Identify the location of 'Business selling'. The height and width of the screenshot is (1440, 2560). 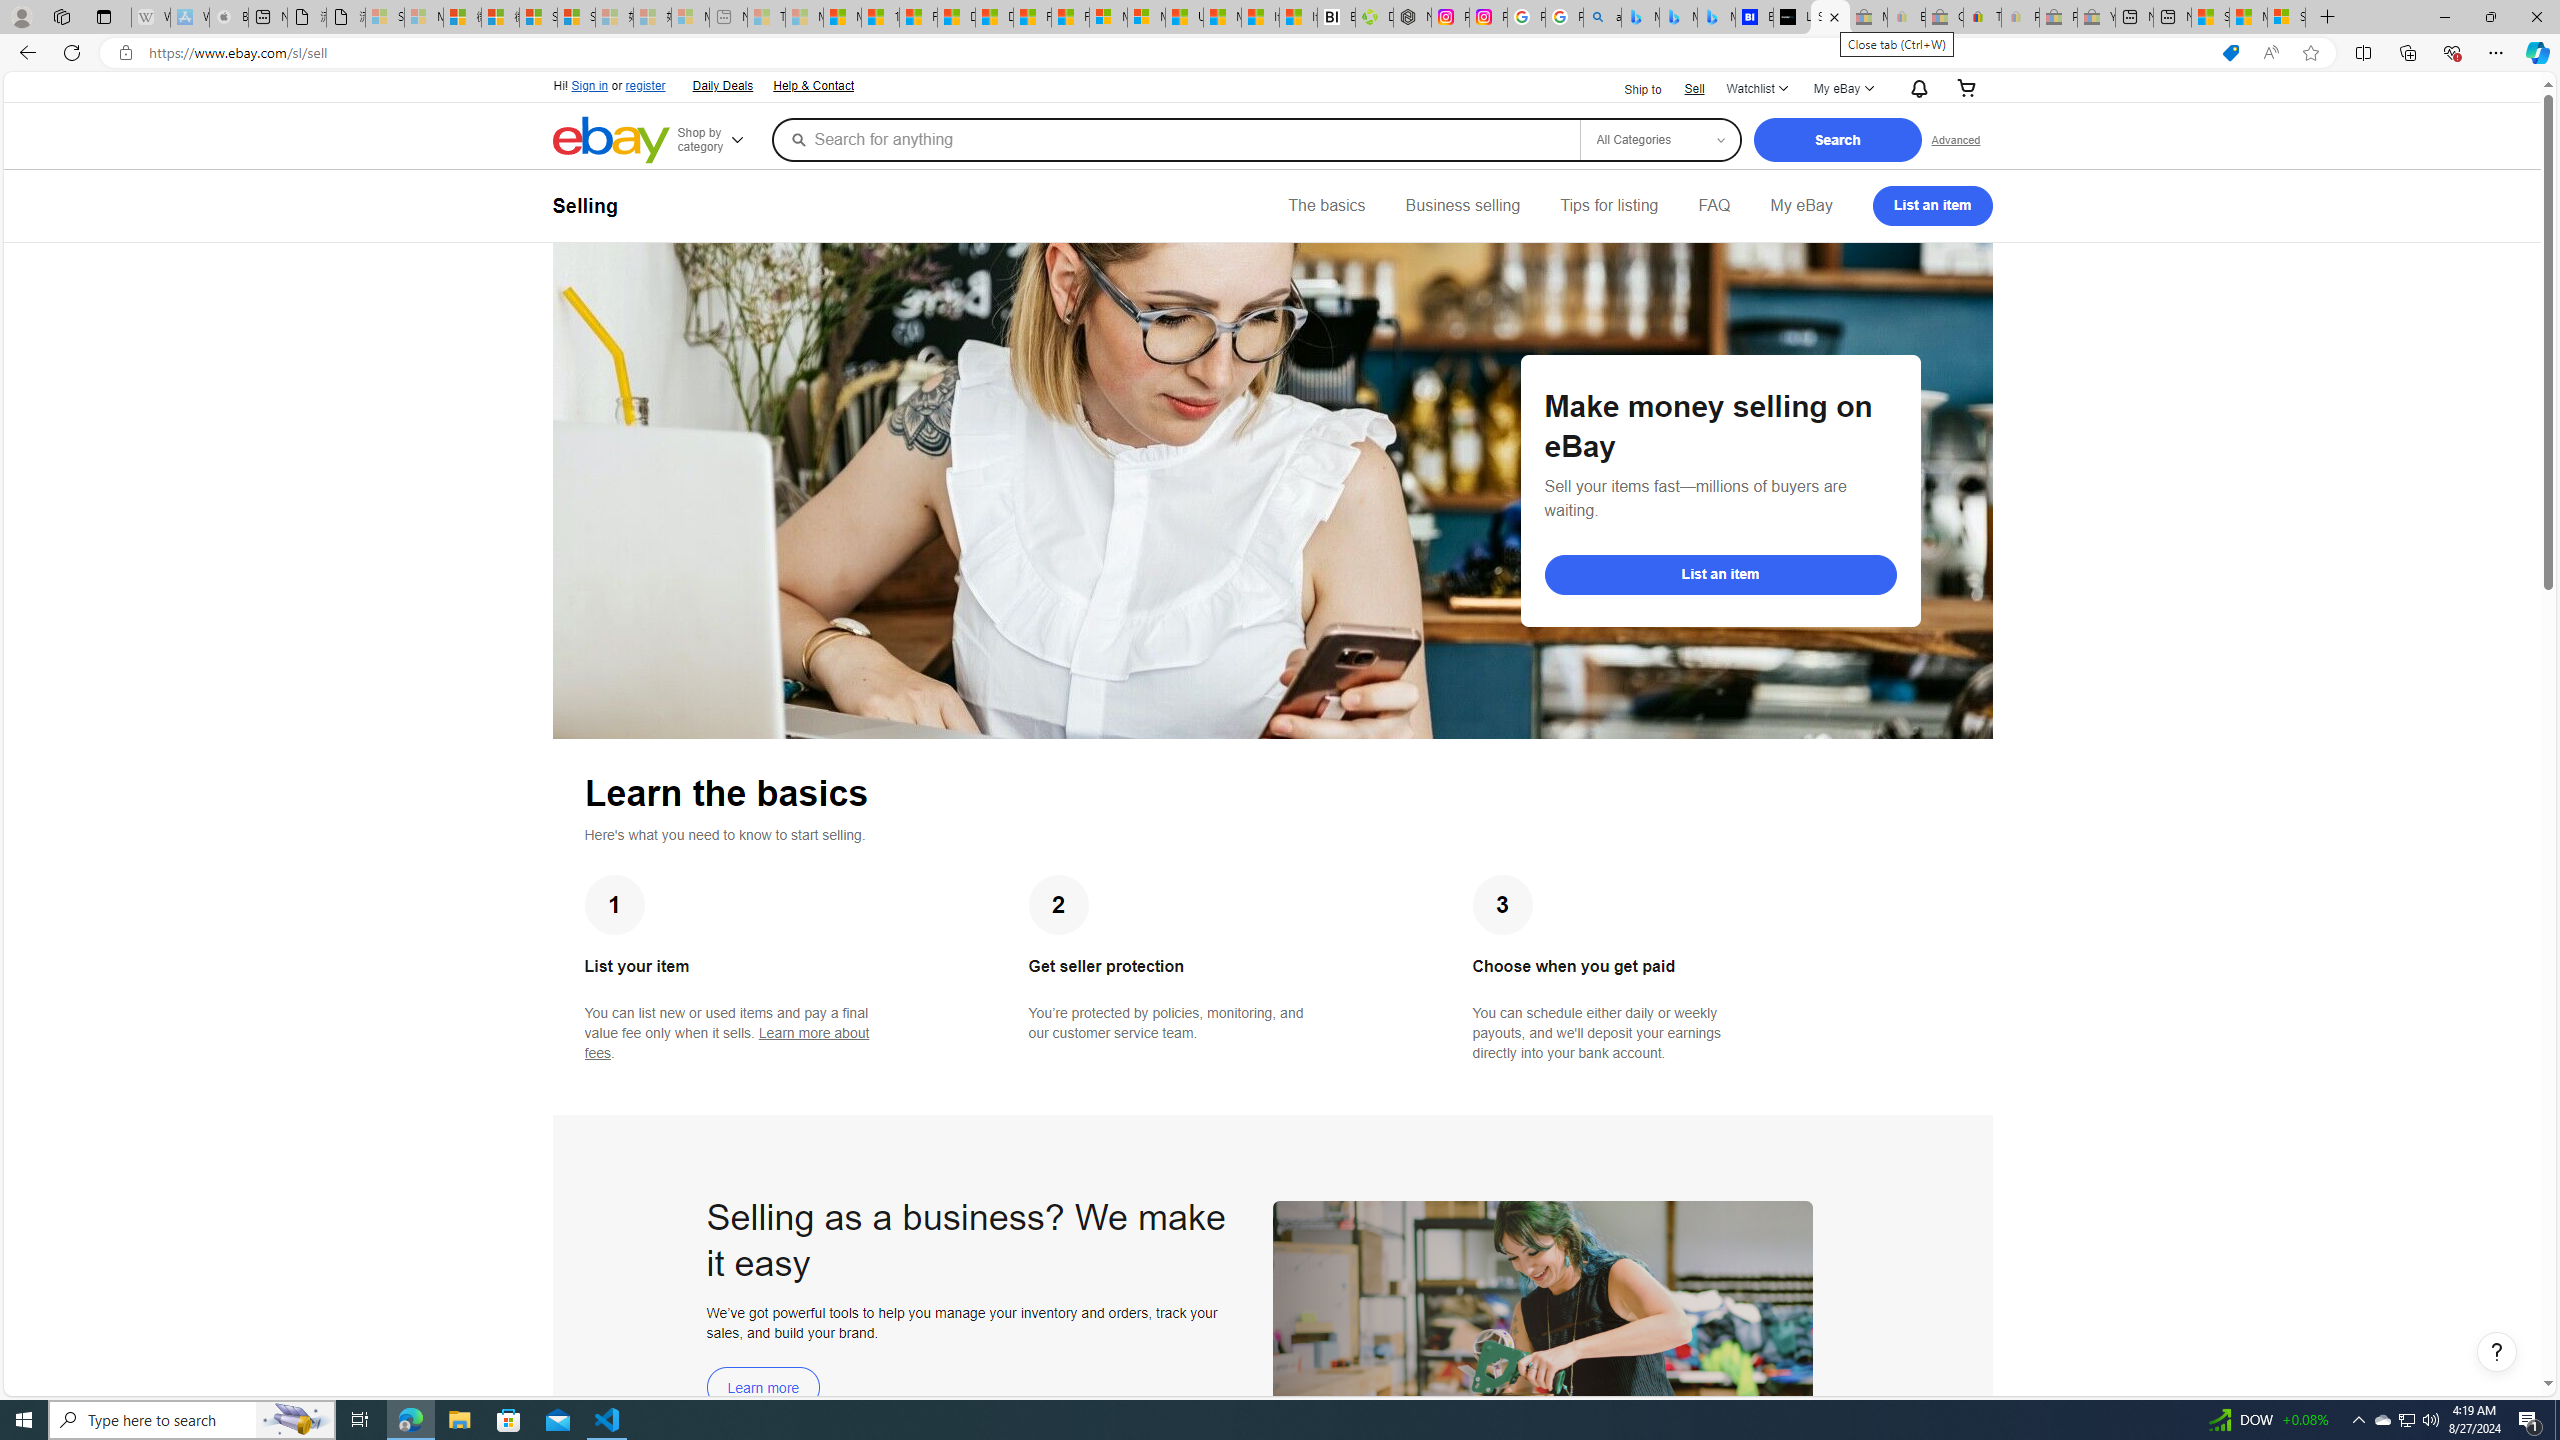
(1463, 204).